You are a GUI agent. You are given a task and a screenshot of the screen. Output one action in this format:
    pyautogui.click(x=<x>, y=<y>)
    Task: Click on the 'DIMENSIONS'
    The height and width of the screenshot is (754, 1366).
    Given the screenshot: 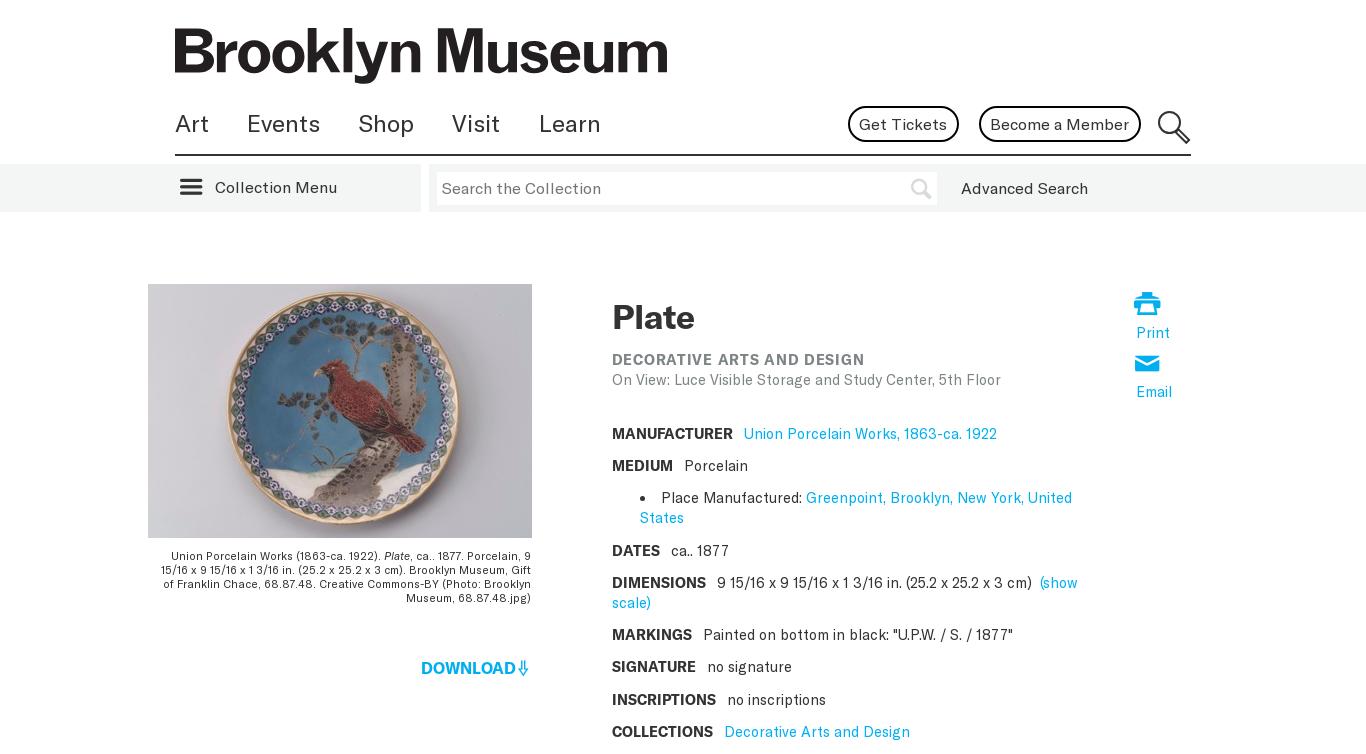 What is the action you would take?
    pyautogui.click(x=657, y=581)
    